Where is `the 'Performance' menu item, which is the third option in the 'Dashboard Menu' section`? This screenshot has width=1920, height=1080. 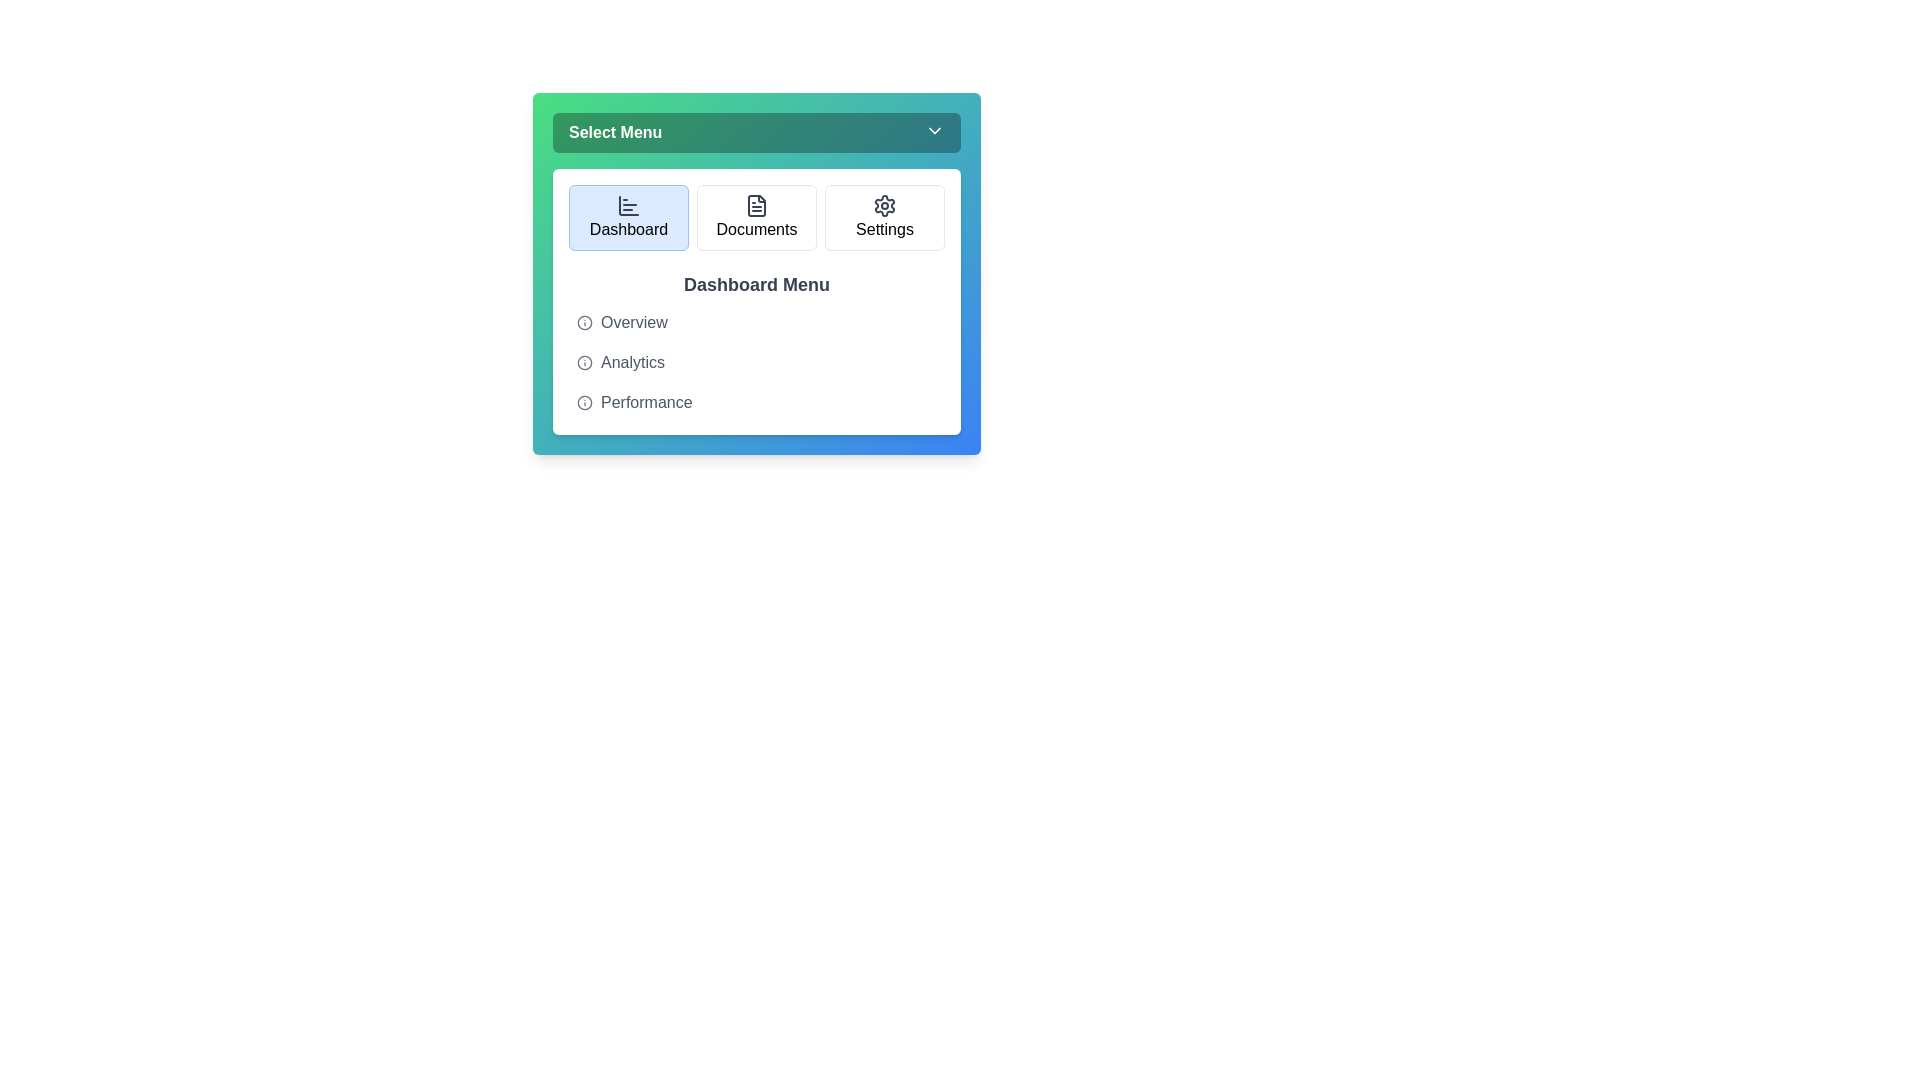 the 'Performance' menu item, which is the third option in the 'Dashboard Menu' section is located at coordinates (756, 402).